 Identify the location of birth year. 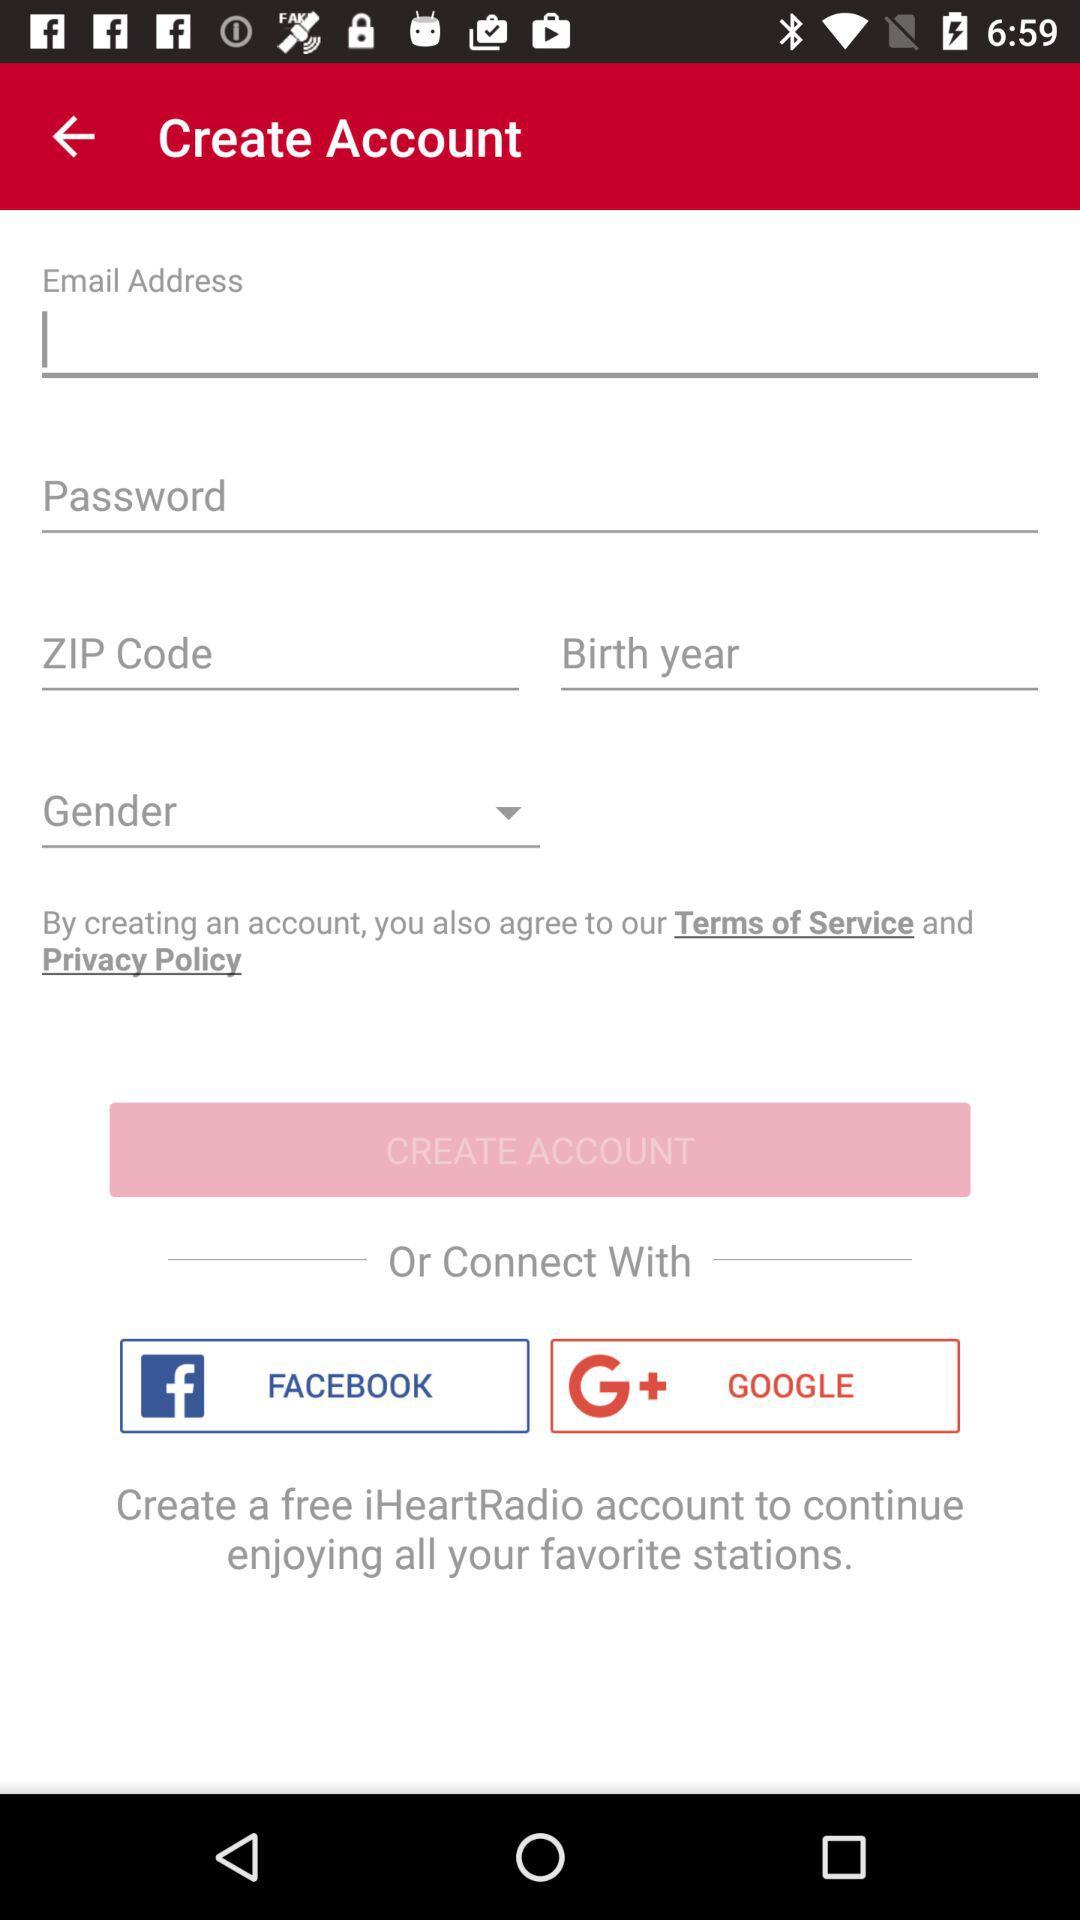
(798, 659).